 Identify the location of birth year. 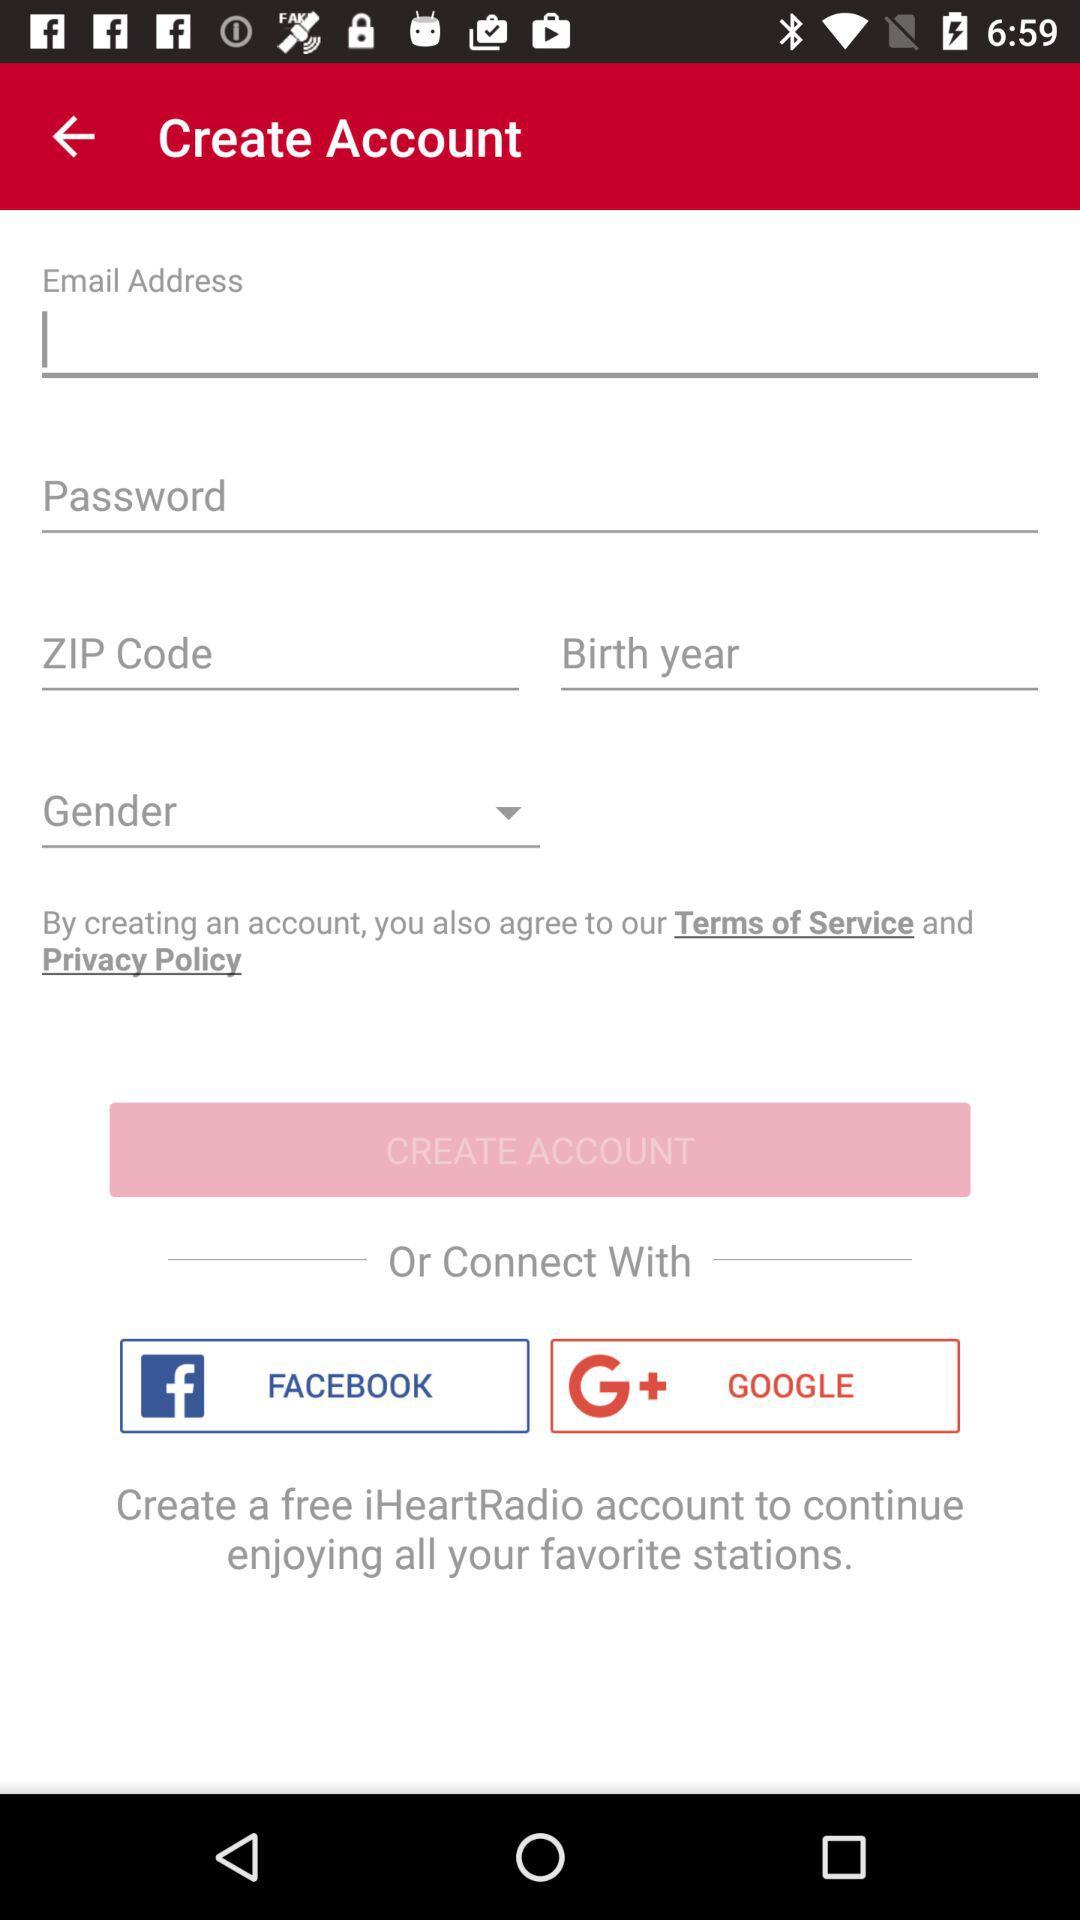
(798, 659).